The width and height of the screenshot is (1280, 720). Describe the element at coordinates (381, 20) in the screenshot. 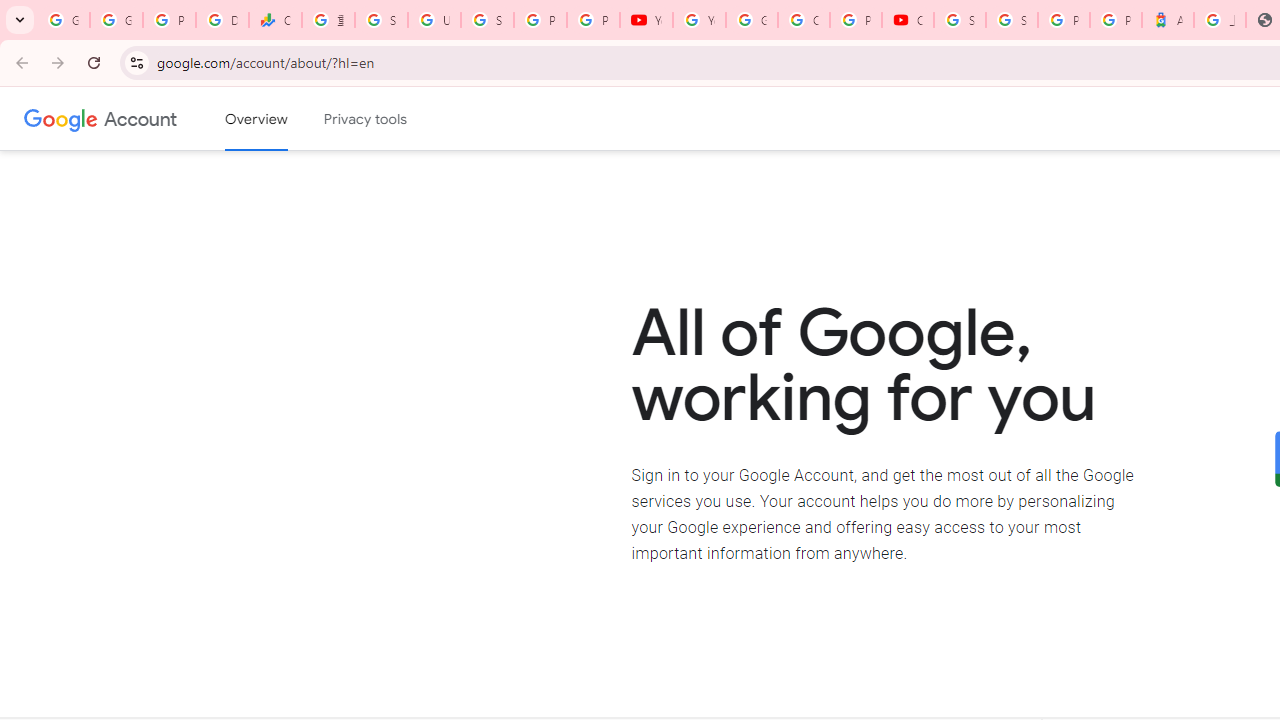

I see `'Sign in - Google Accounts'` at that location.